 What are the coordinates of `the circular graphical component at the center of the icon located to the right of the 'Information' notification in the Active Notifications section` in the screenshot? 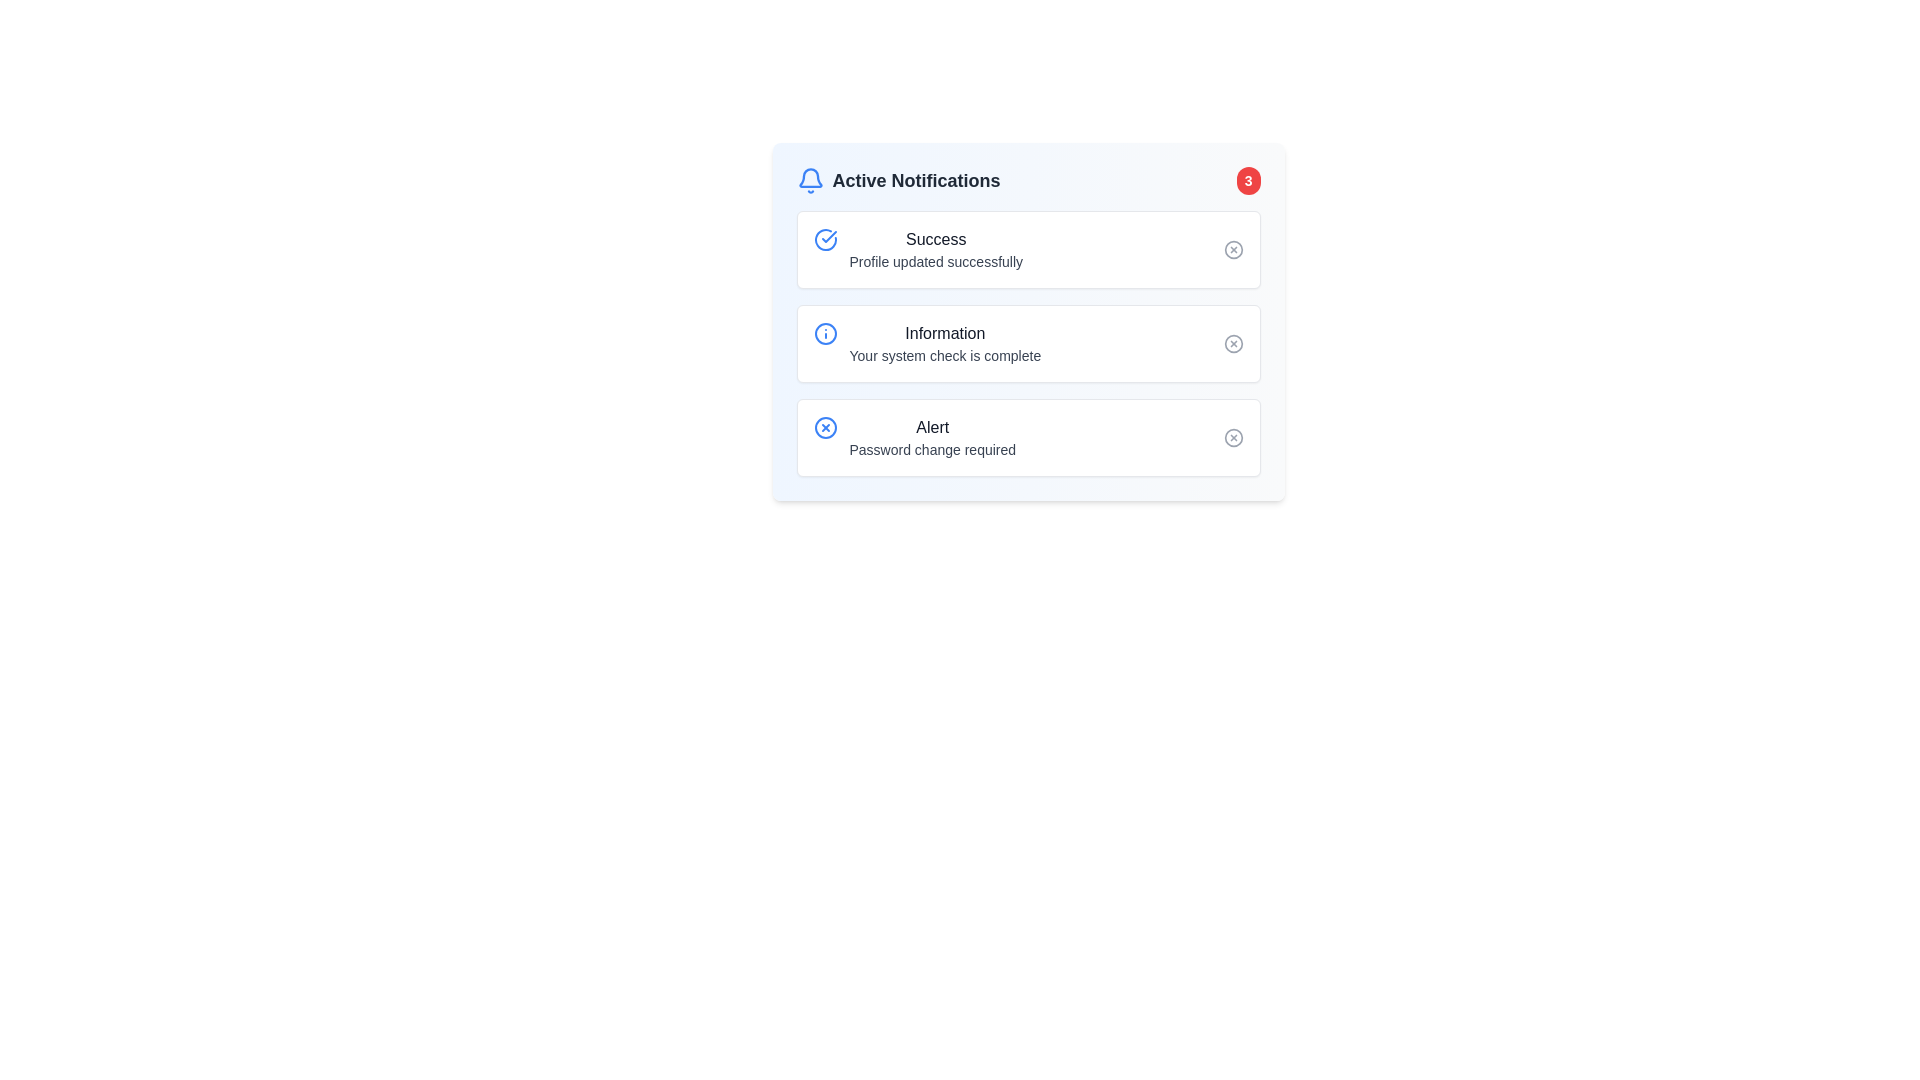 It's located at (1232, 342).